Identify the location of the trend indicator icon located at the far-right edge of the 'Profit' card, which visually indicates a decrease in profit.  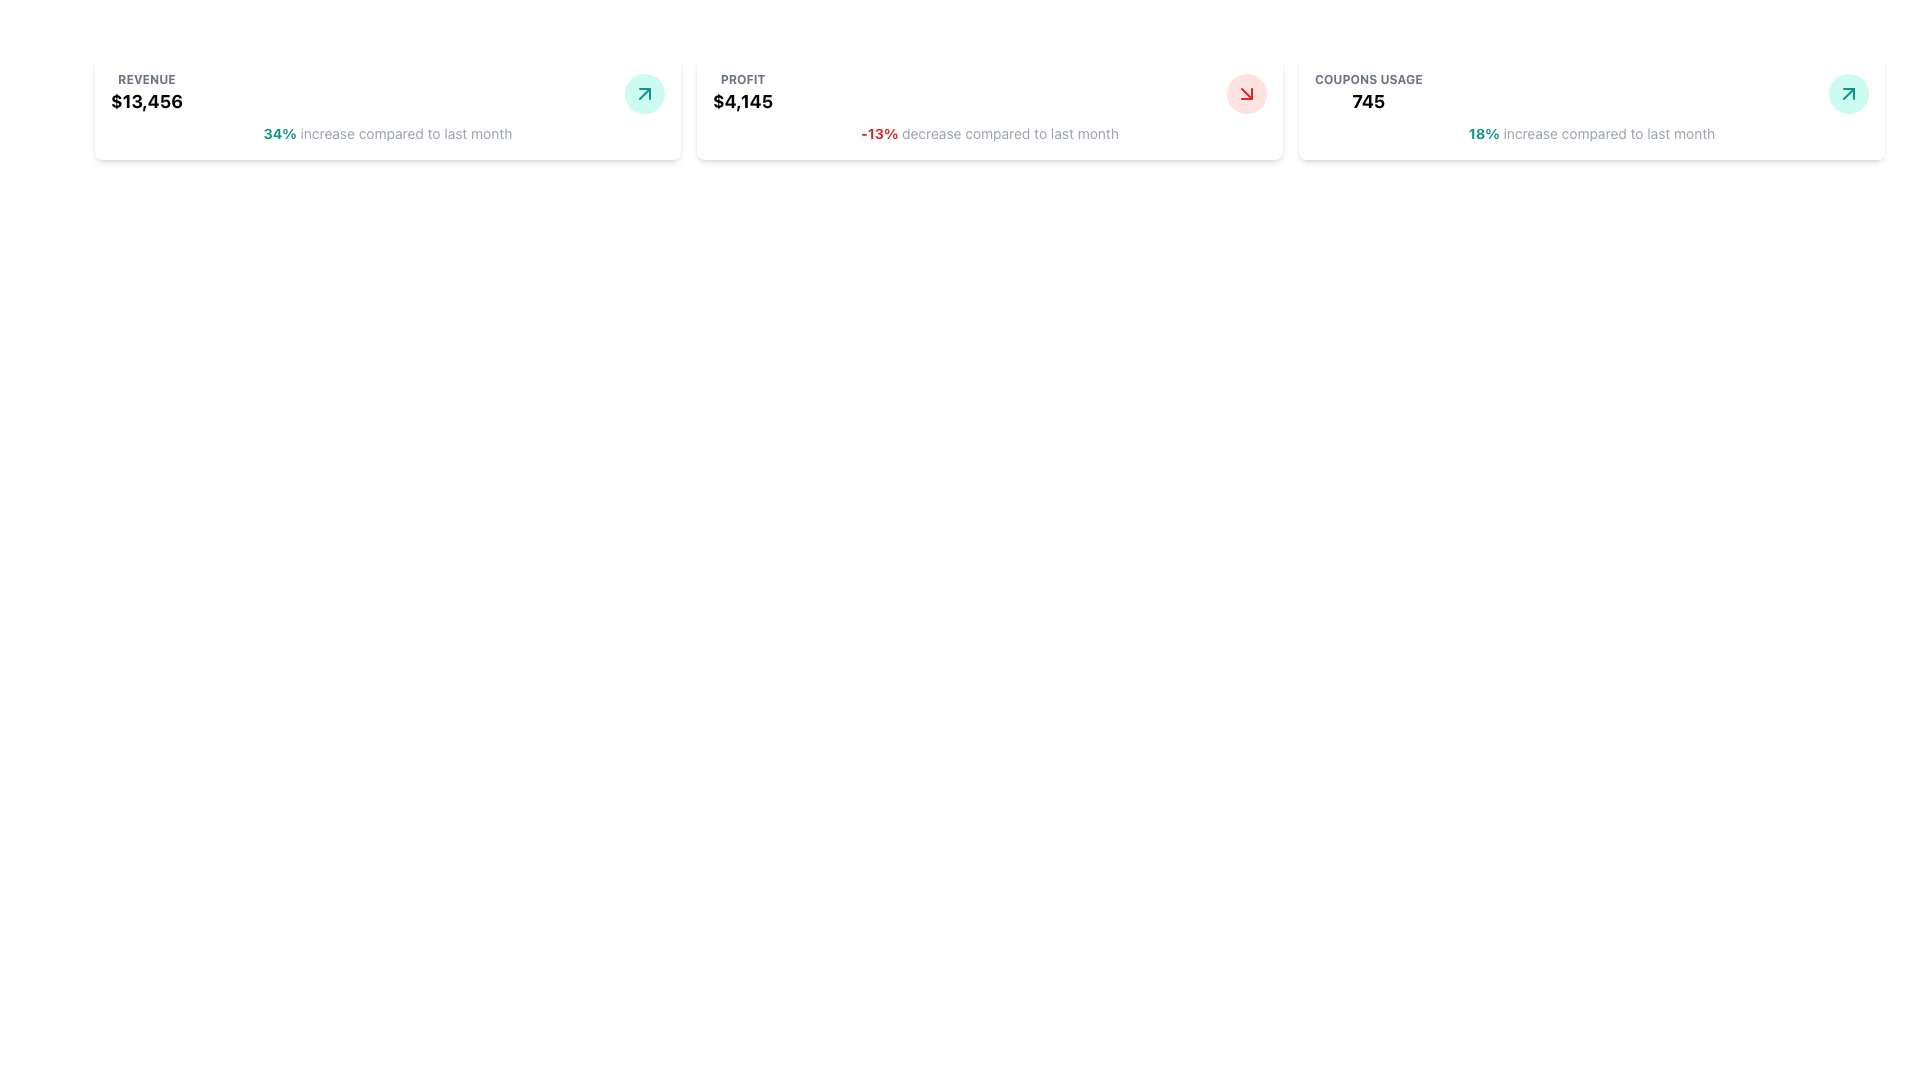
(1246, 93).